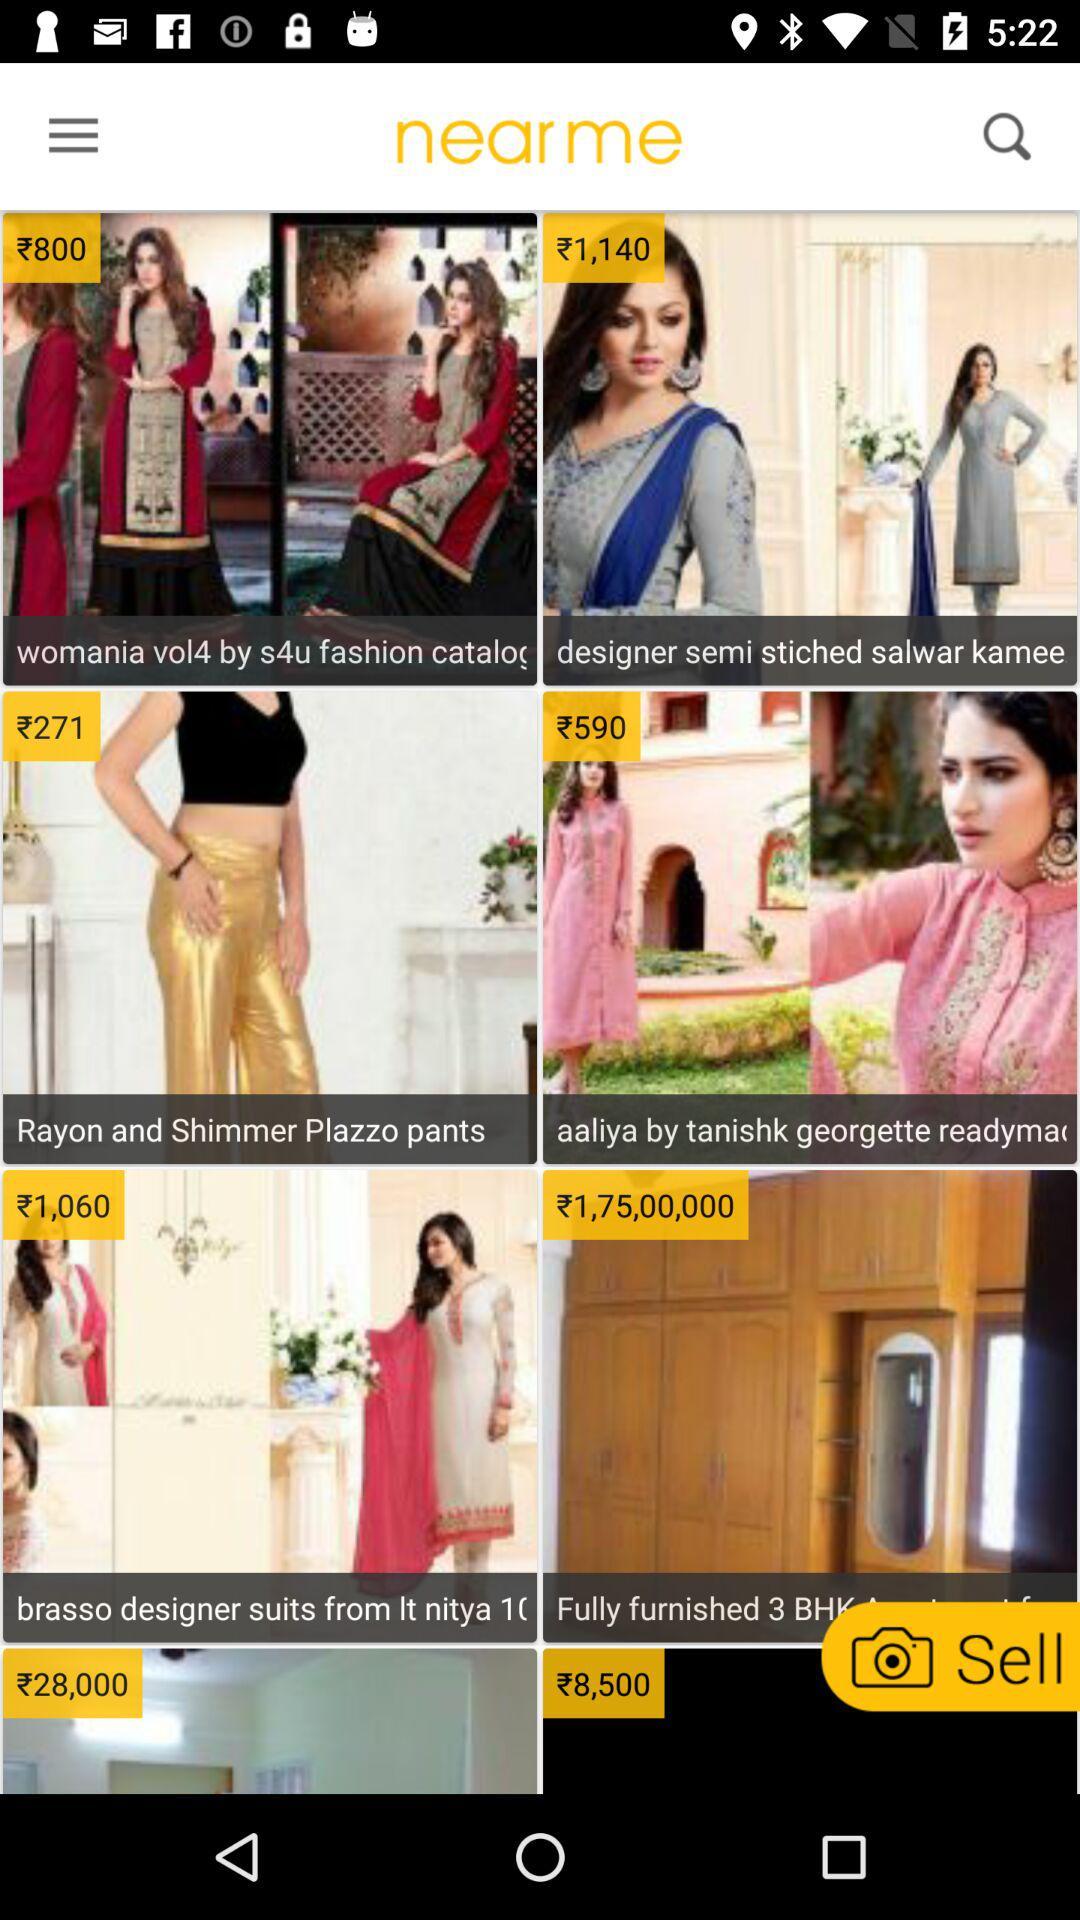  I want to click on picture, so click(947, 1656).